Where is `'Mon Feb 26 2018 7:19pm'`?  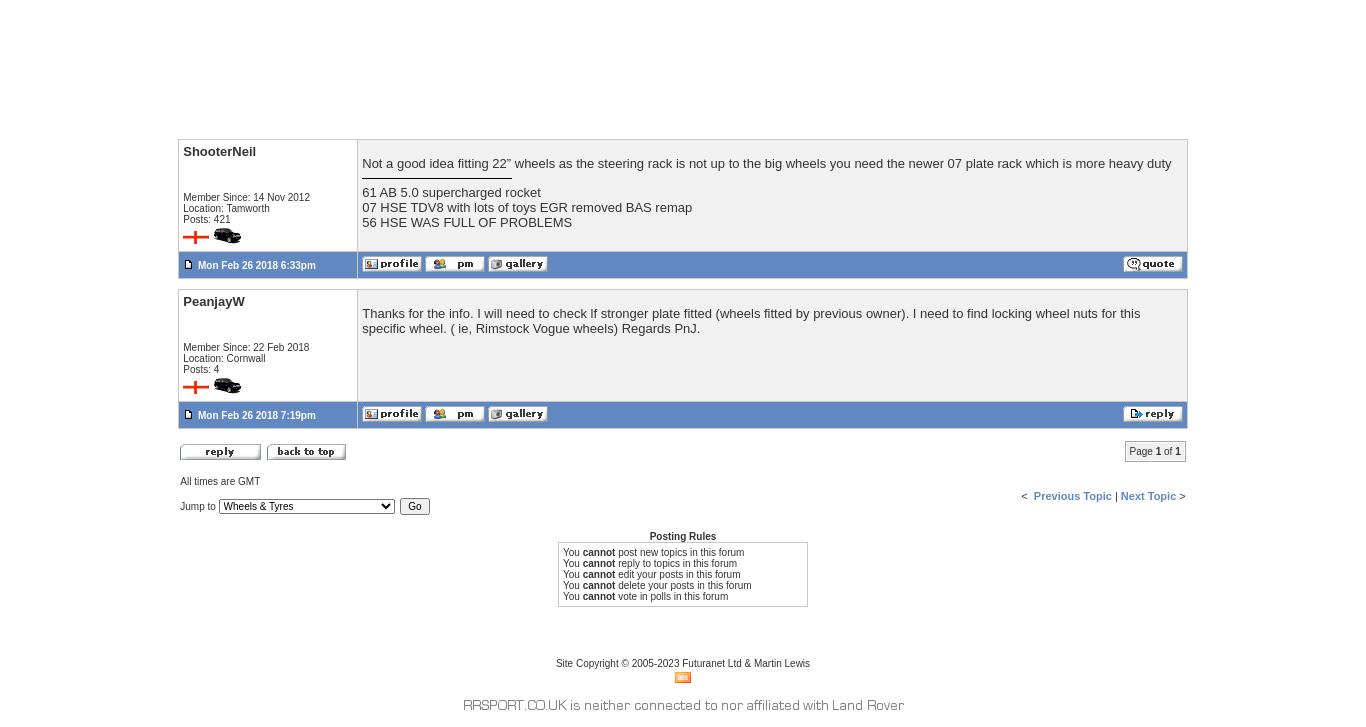
'Mon Feb 26 2018 7:19pm' is located at coordinates (255, 413).